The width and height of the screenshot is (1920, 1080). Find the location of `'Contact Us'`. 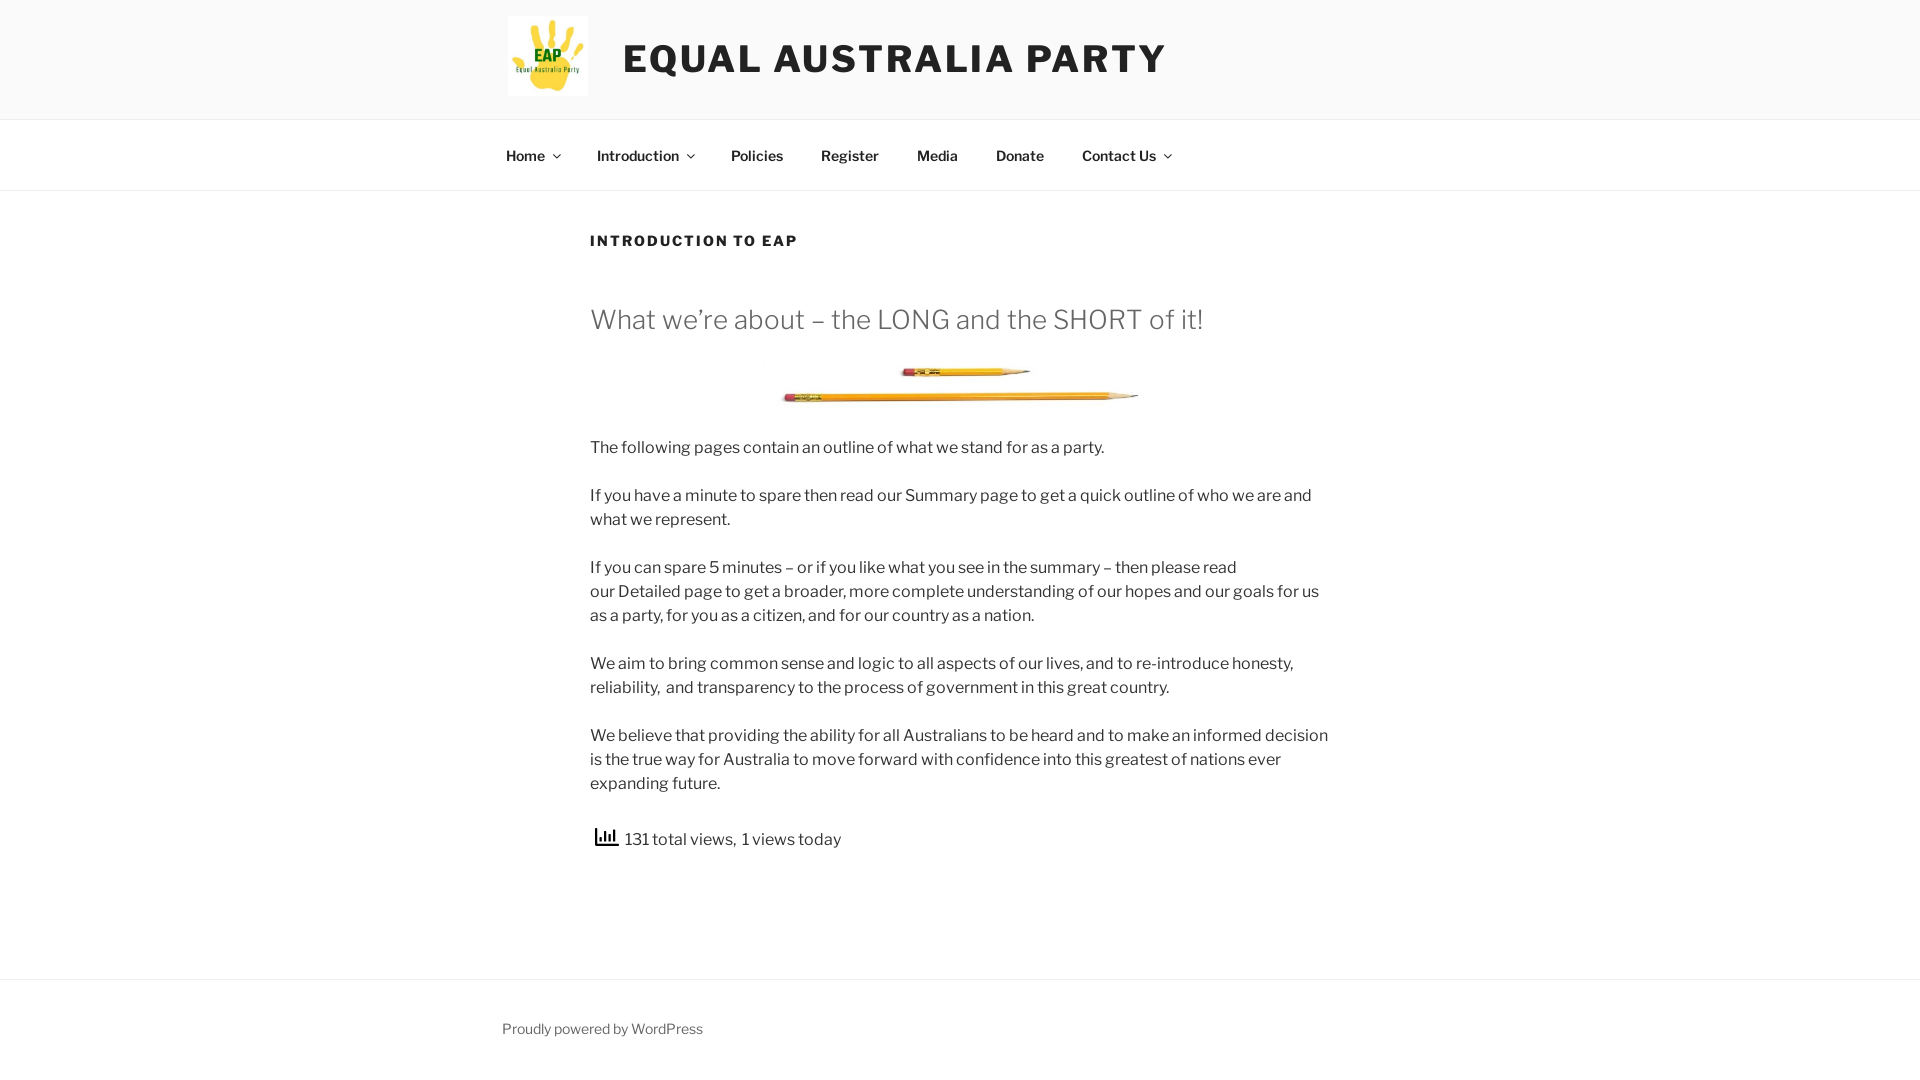

'Contact Us' is located at coordinates (1063, 153).